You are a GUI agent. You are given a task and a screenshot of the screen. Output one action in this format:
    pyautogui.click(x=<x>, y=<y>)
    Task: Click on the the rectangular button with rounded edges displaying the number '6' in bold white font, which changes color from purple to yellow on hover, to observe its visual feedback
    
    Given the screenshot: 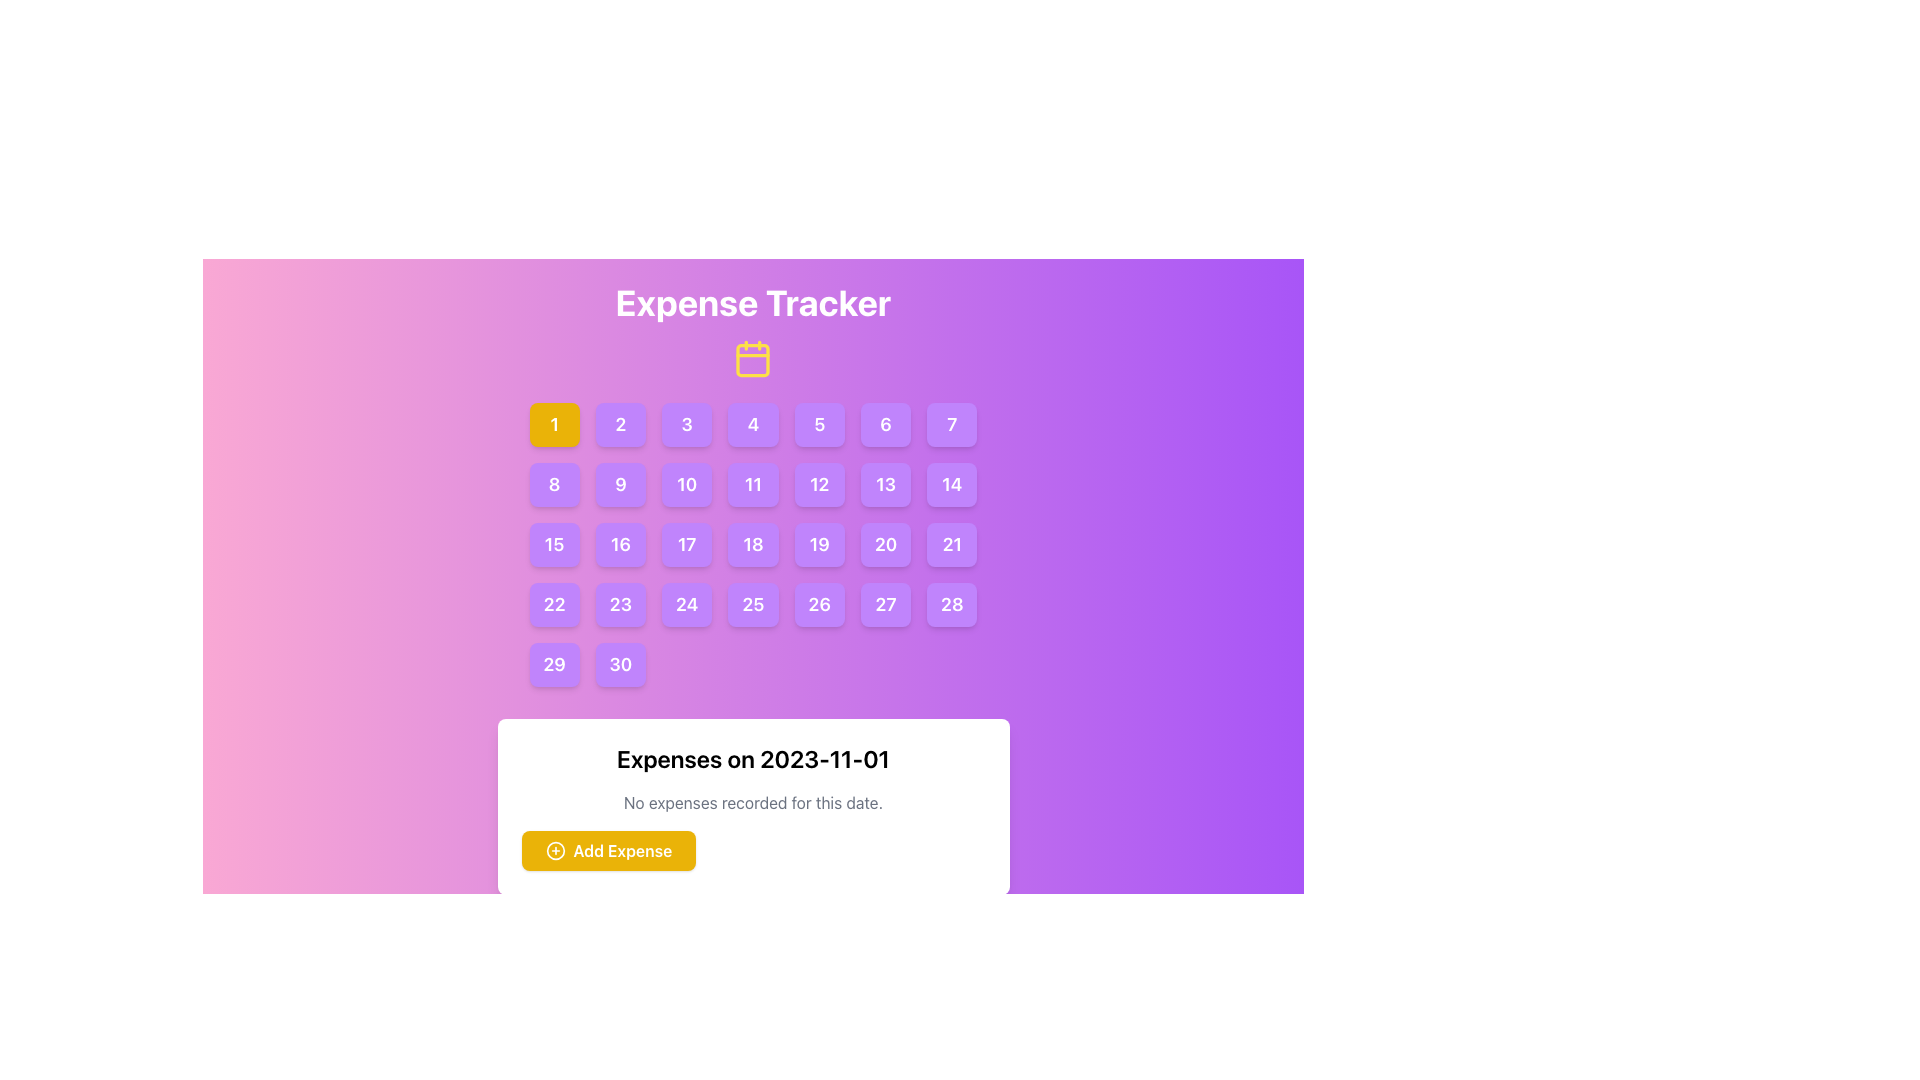 What is the action you would take?
    pyautogui.click(x=885, y=423)
    